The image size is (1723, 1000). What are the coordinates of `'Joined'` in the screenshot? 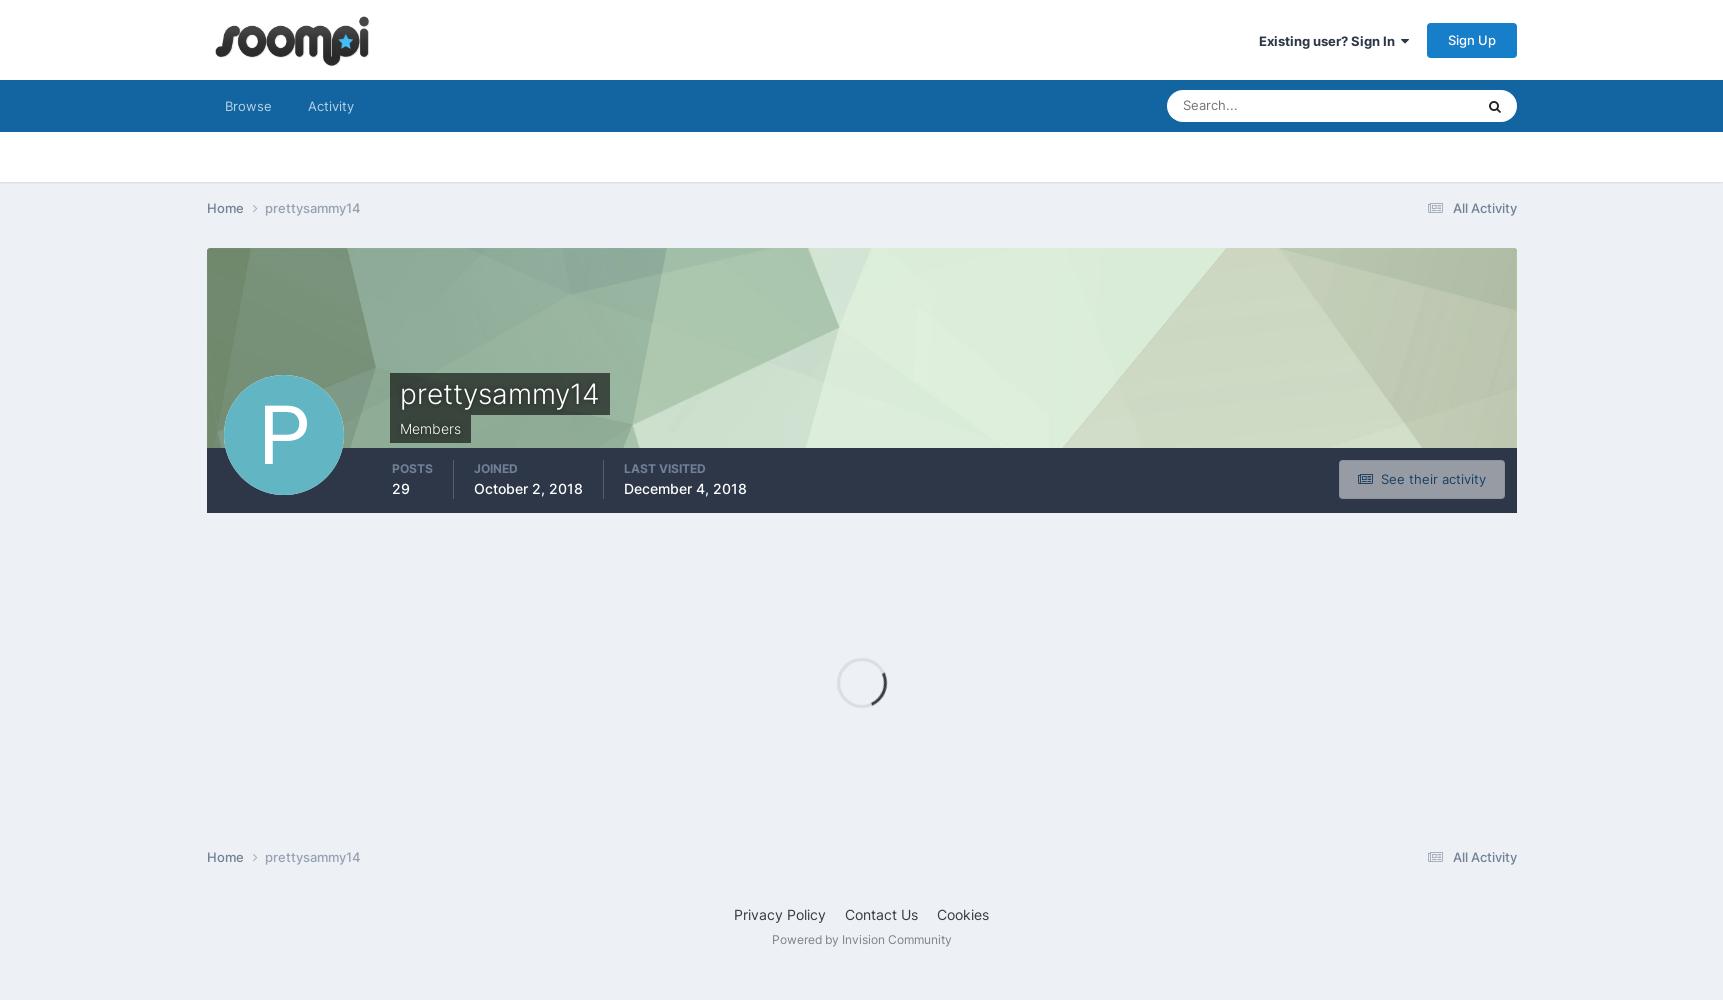 It's located at (494, 467).